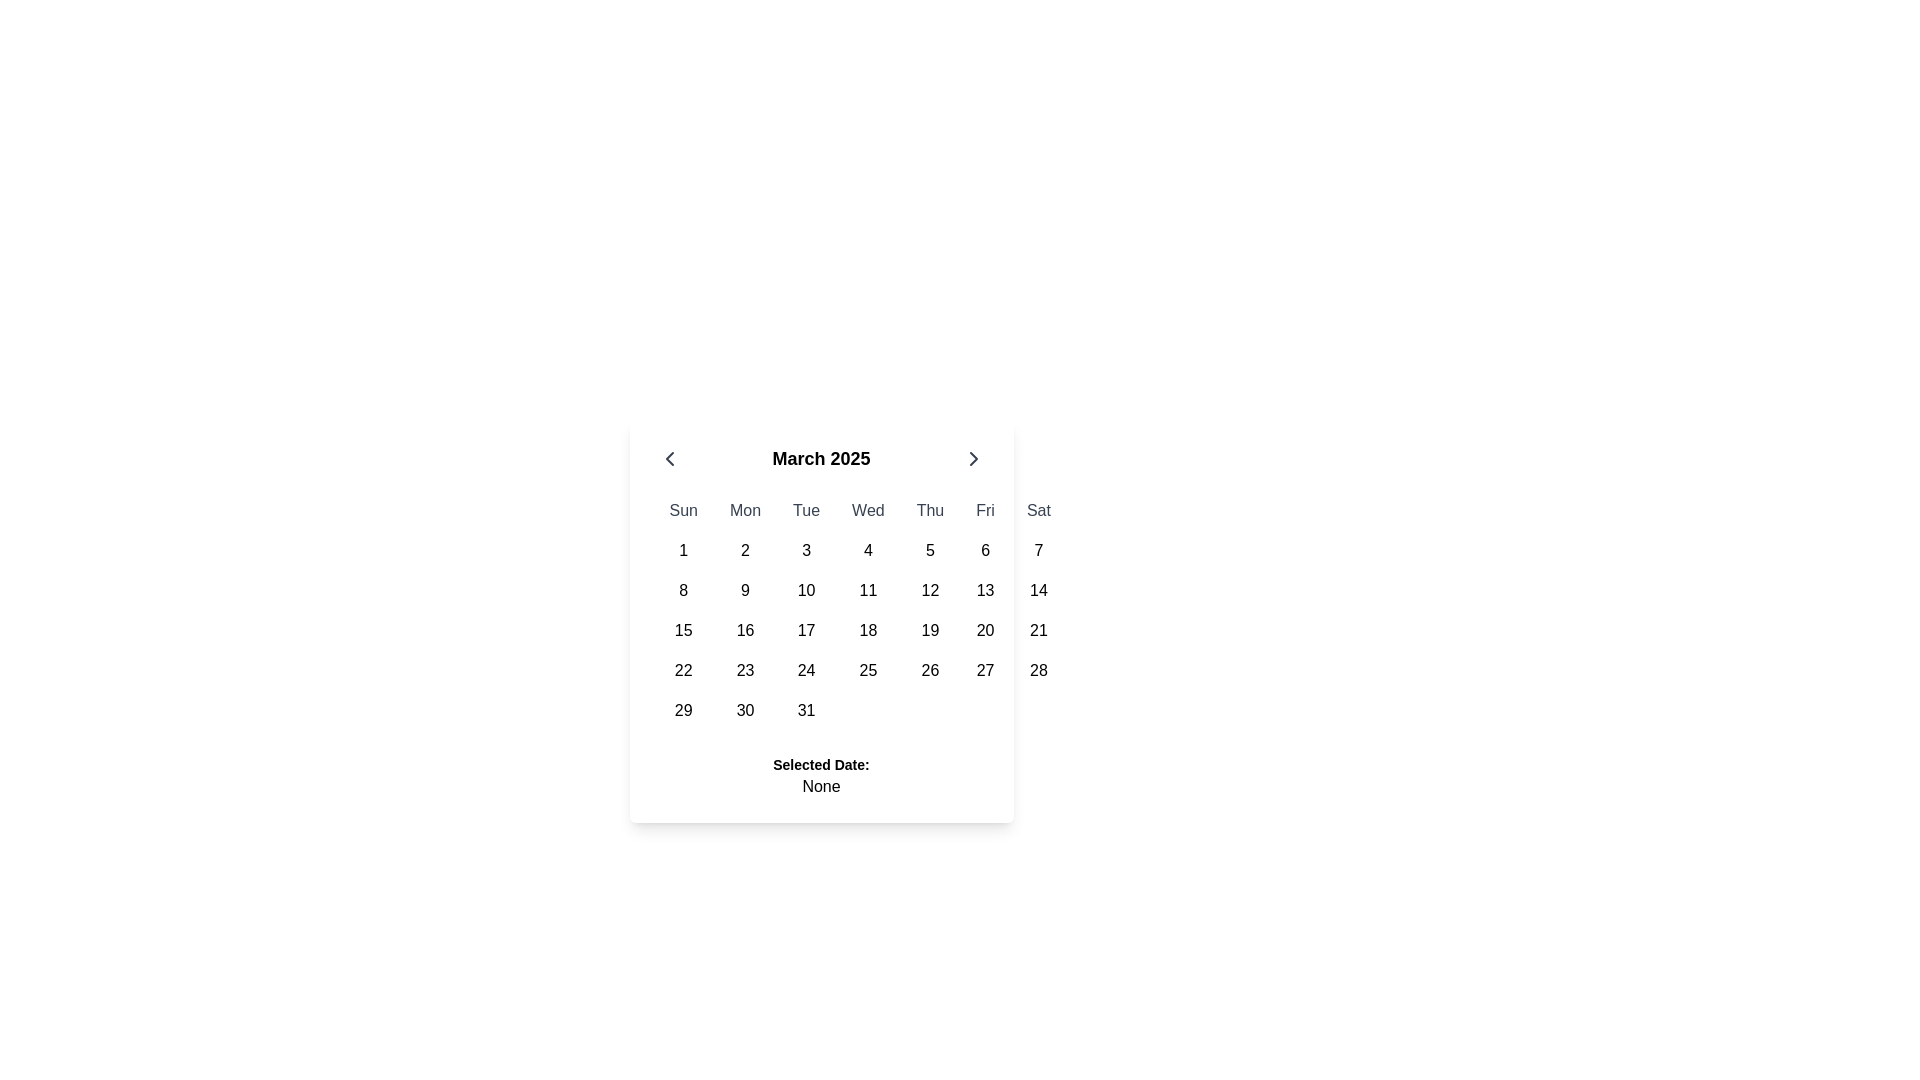  I want to click on the static text representing the 18th day of the month in the calendar interface, so click(860, 631).